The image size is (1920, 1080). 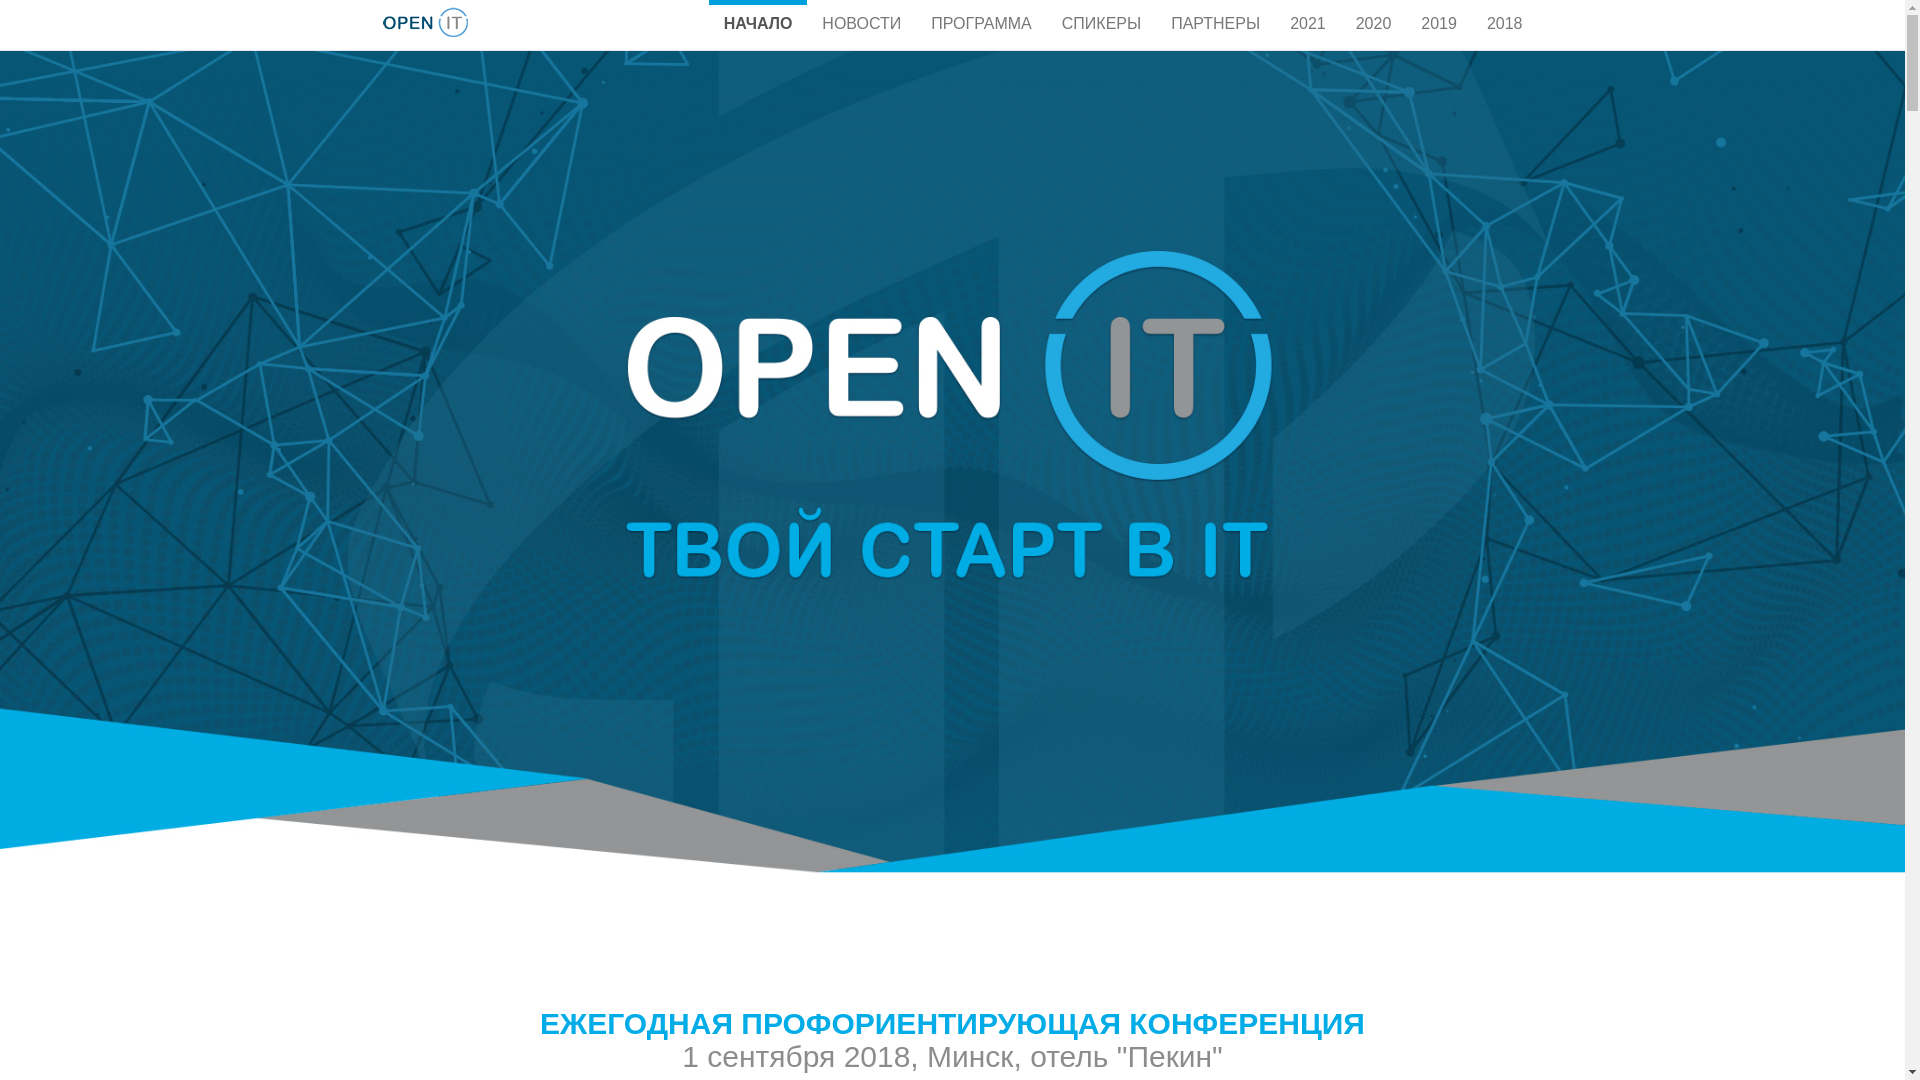 I want to click on '2019', so click(x=1405, y=22).